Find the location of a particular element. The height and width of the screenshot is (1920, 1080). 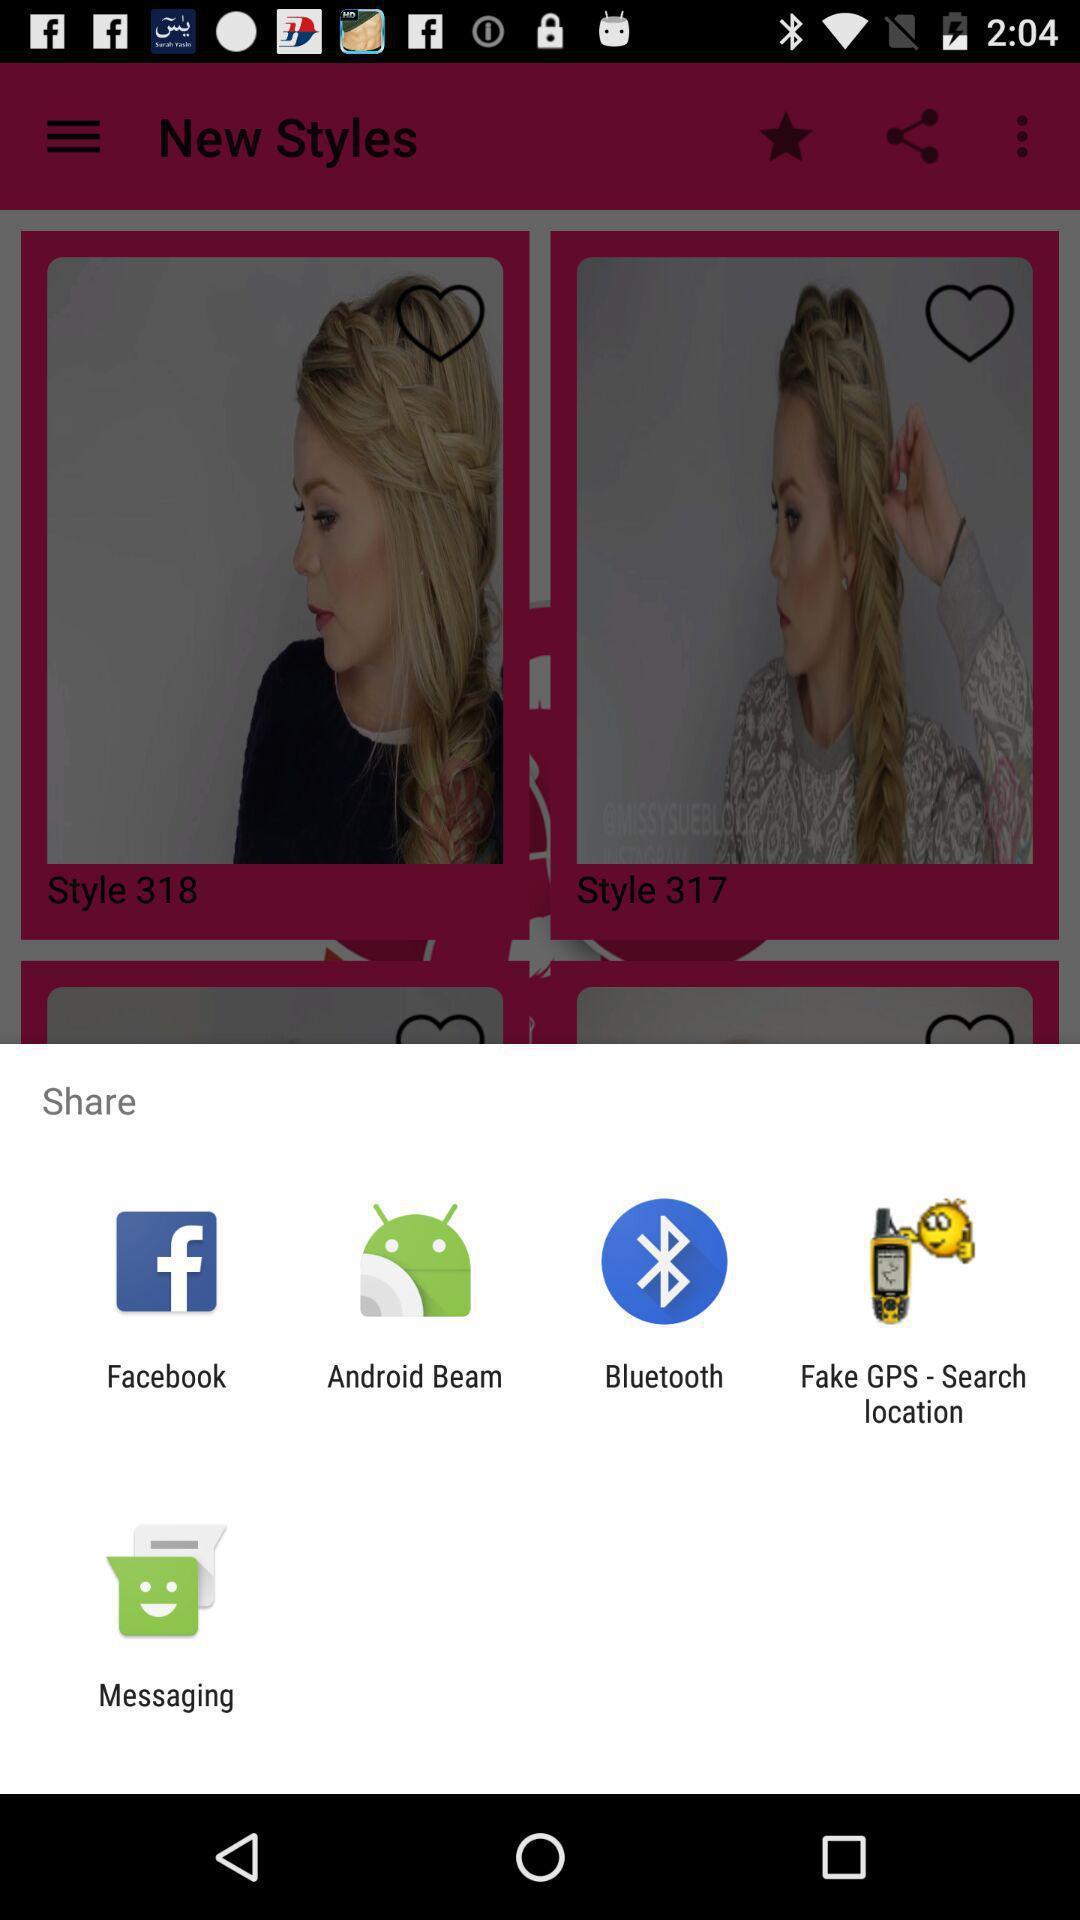

app to the right of the bluetooth item is located at coordinates (913, 1392).